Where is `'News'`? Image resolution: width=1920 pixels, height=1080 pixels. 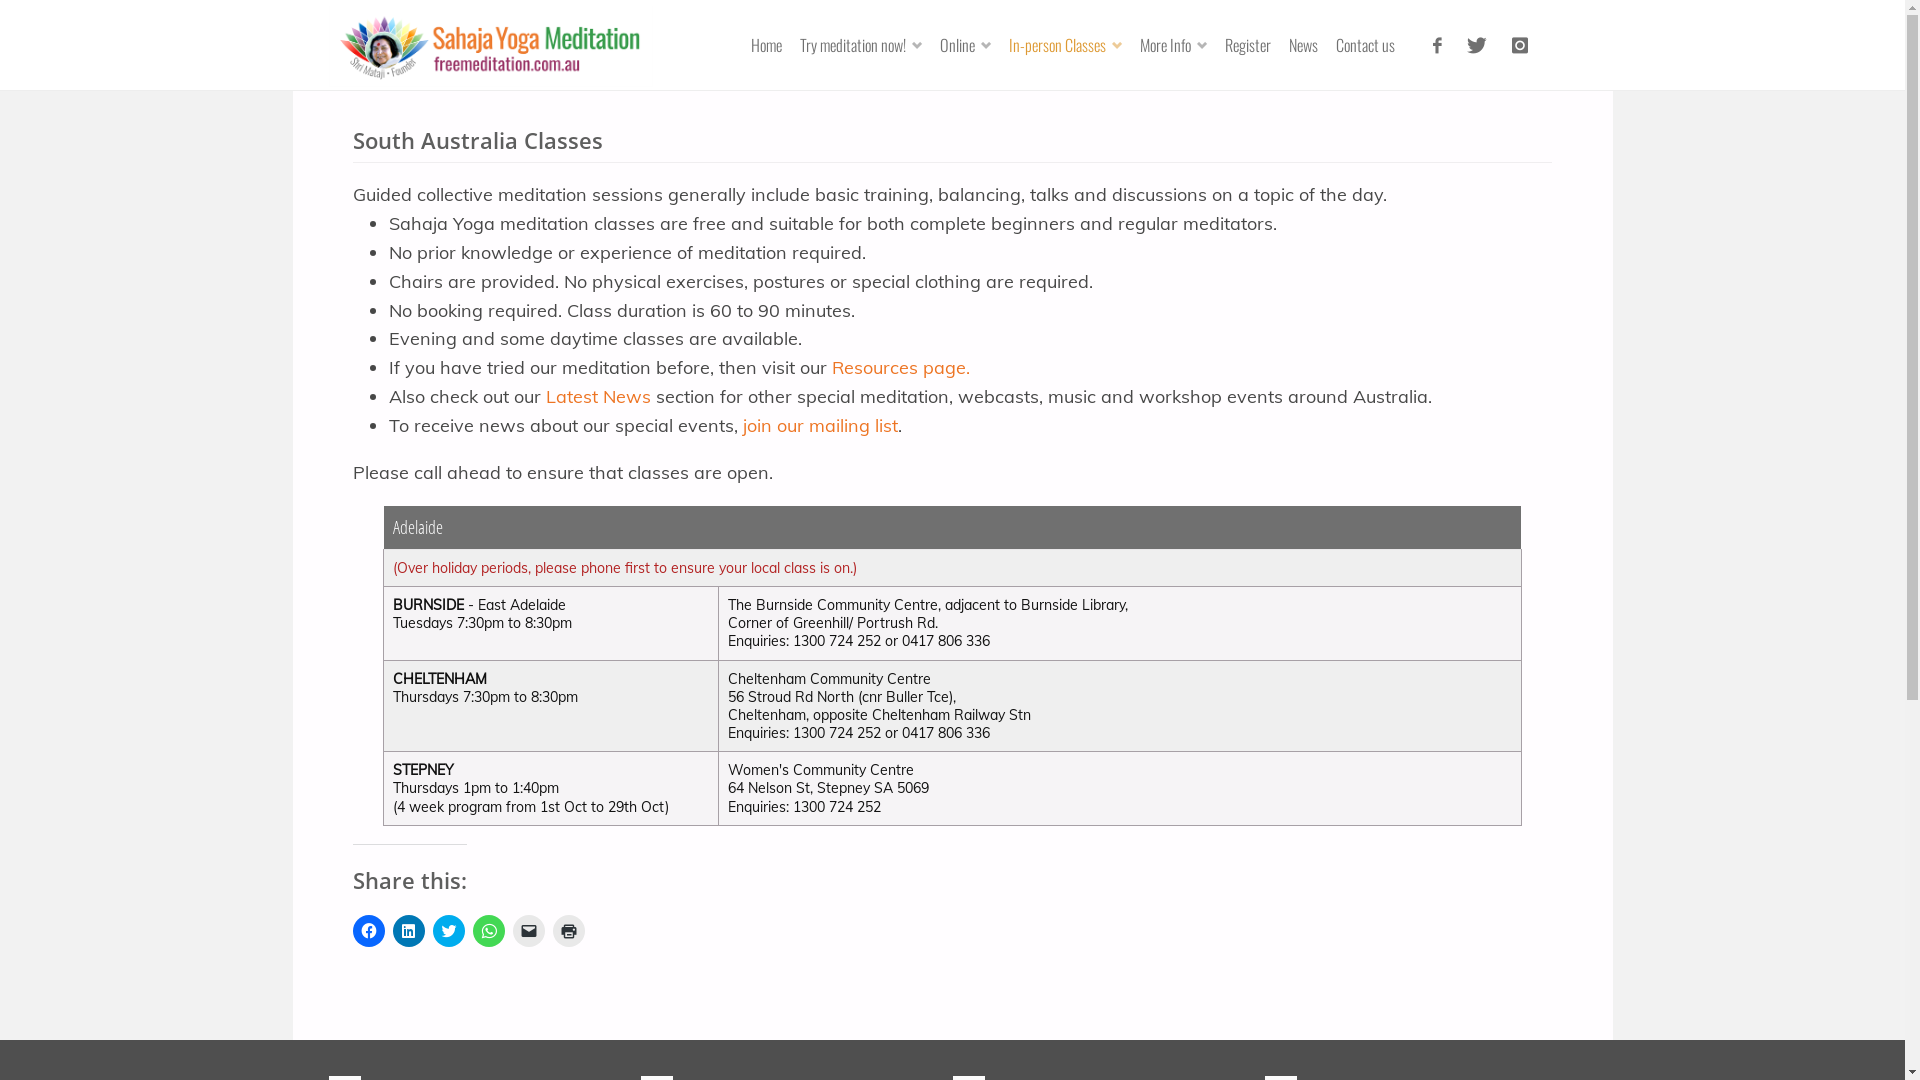 'News' is located at coordinates (1310, 45).